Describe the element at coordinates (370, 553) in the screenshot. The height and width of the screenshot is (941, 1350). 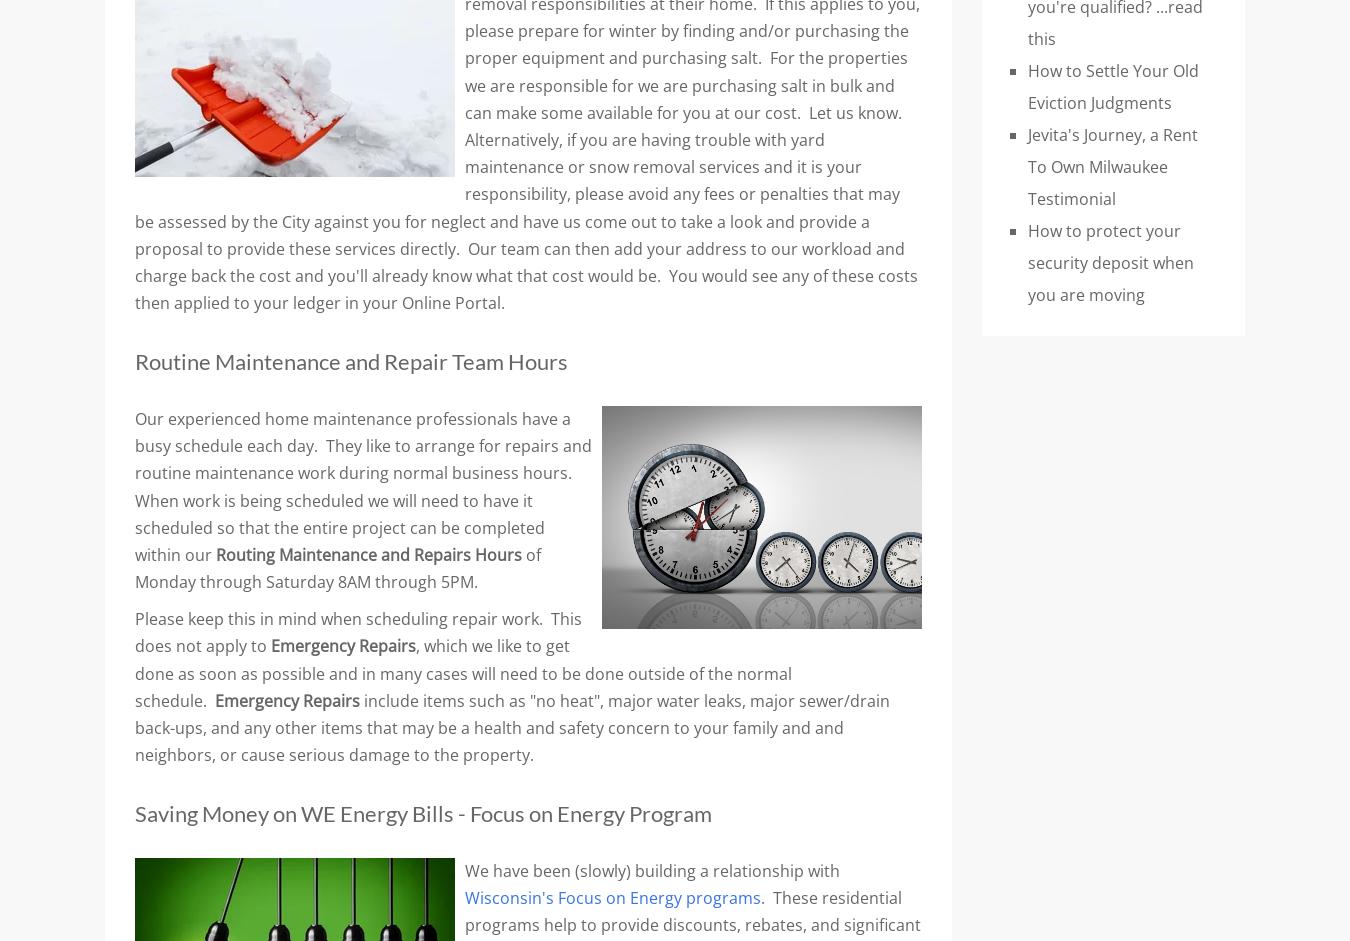
I see `'Routing Maintenance and Repairs Hours'` at that location.